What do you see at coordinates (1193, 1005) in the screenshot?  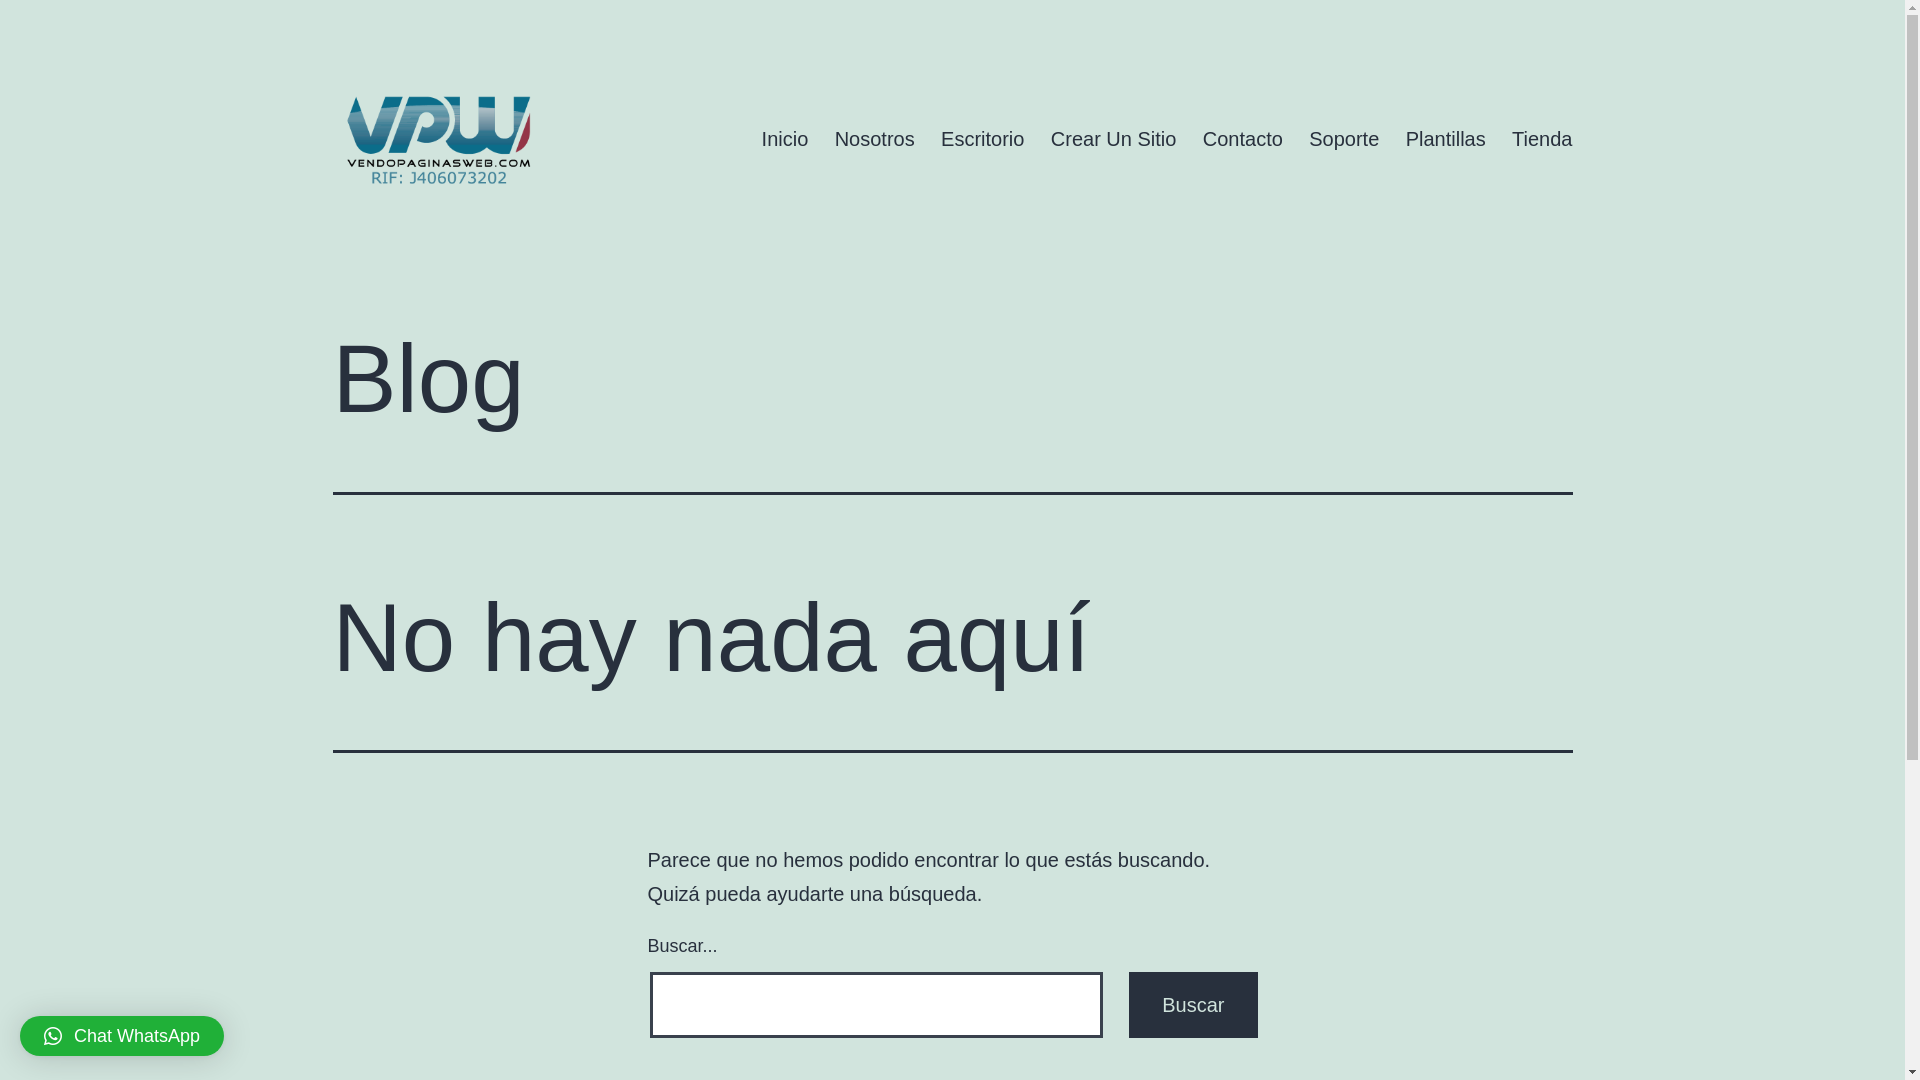 I see `'Buscar'` at bounding box center [1193, 1005].